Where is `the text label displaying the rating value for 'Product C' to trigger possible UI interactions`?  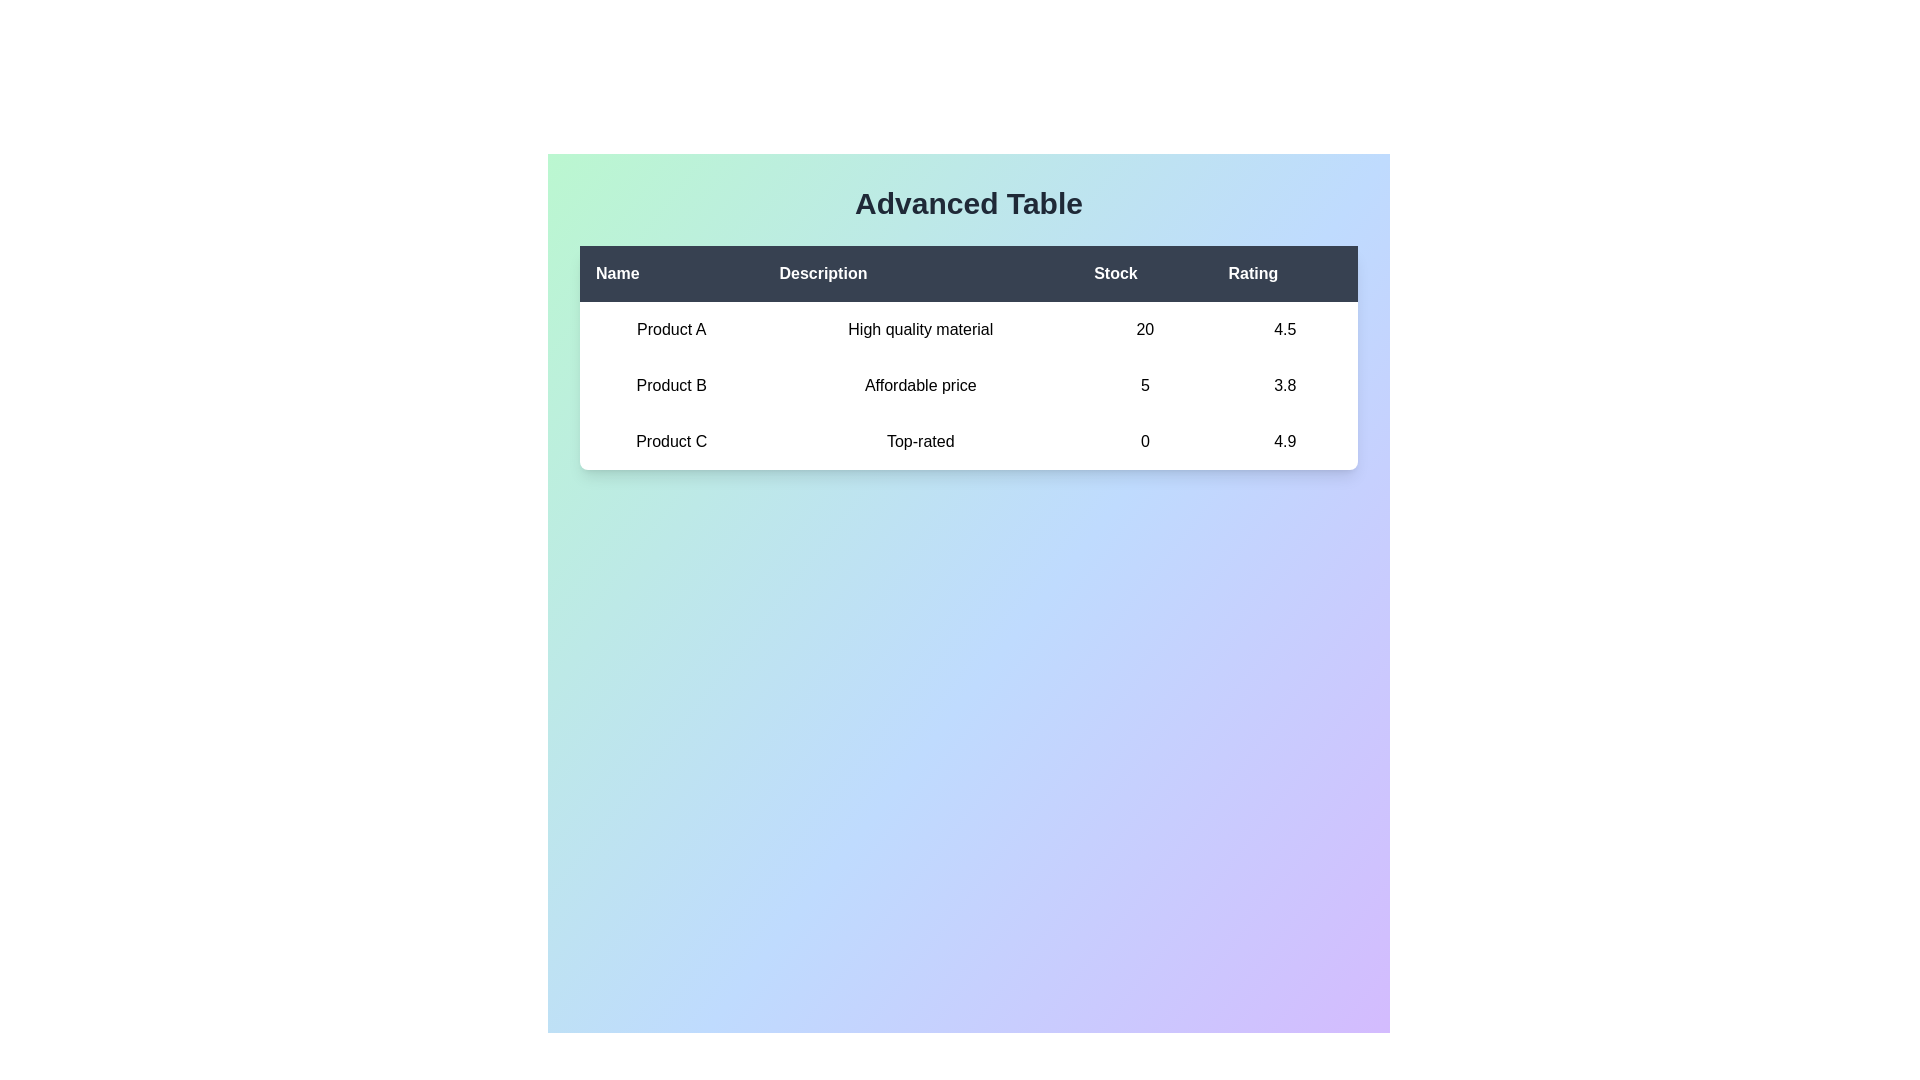
the text label displaying the rating value for 'Product C' to trigger possible UI interactions is located at coordinates (1285, 441).